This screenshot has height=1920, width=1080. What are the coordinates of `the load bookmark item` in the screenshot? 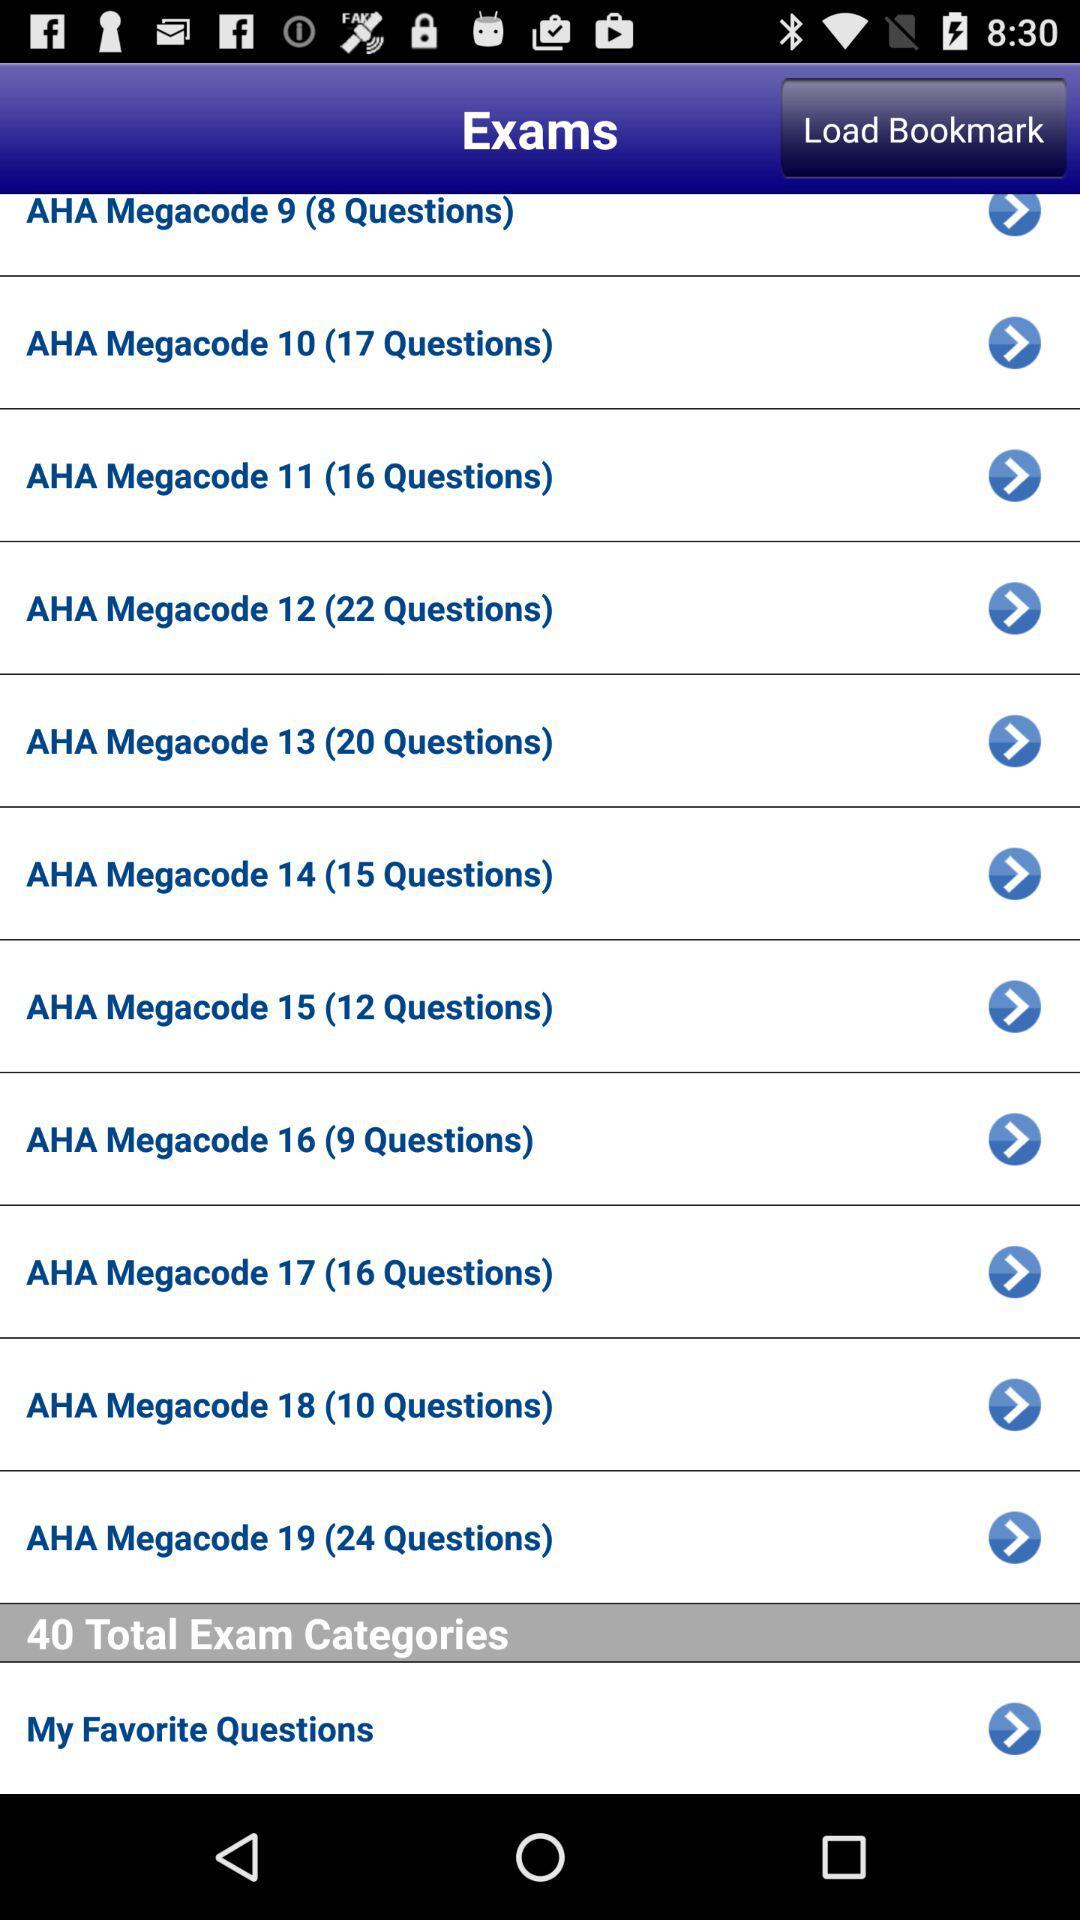 It's located at (923, 127).